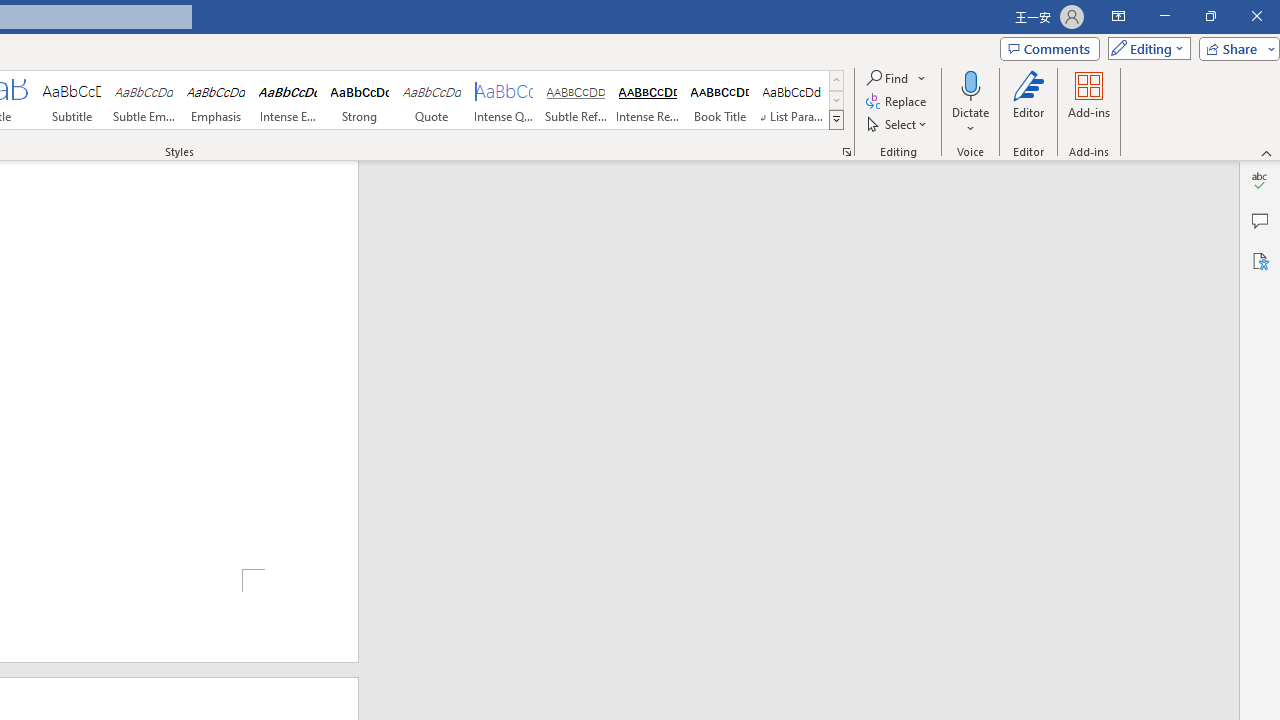 The width and height of the screenshot is (1280, 720). Describe the element at coordinates (836, 120) in the screenshot. I see `'Styles'` at that location.